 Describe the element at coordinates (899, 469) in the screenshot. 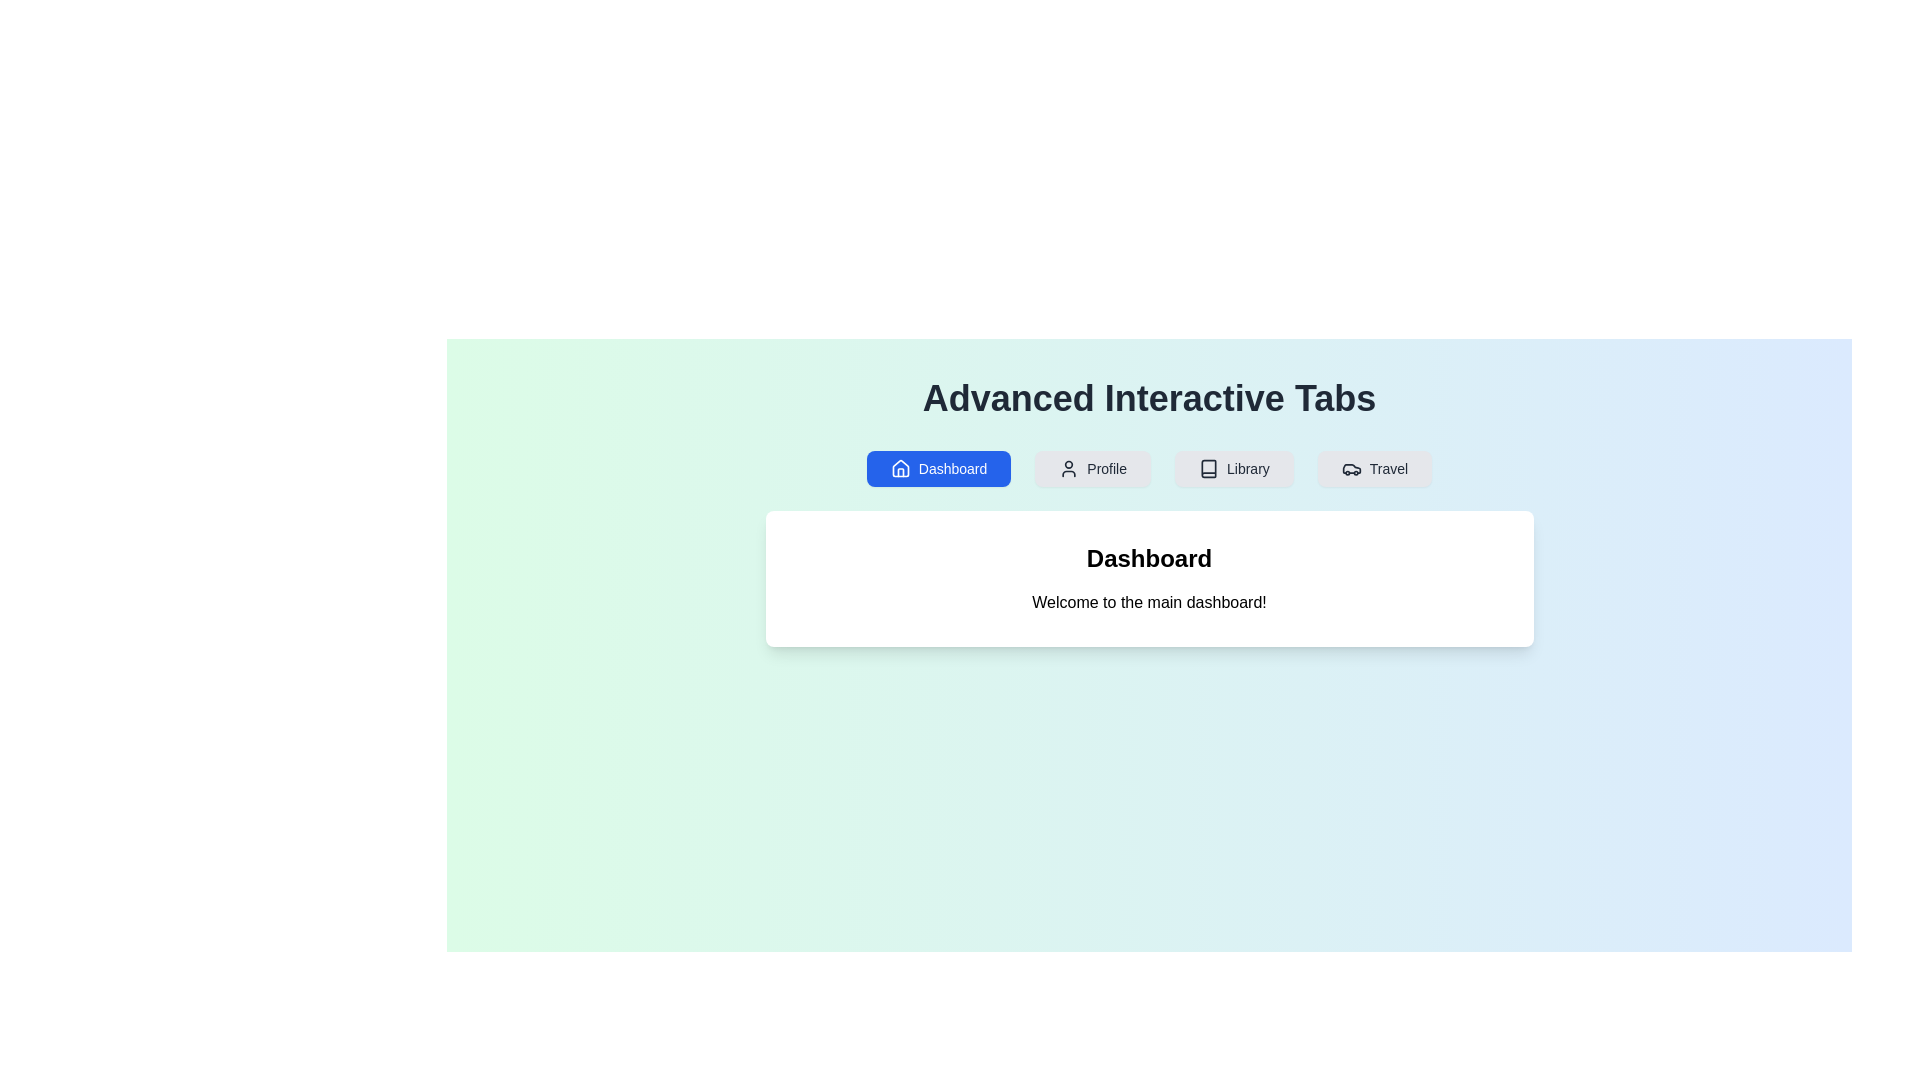

I see `the 'Dashboard' button which contains a small house icon on a blue circular background, located in the horizontal navigation tab under 'Advanced Interactive Tabs'` at that location.